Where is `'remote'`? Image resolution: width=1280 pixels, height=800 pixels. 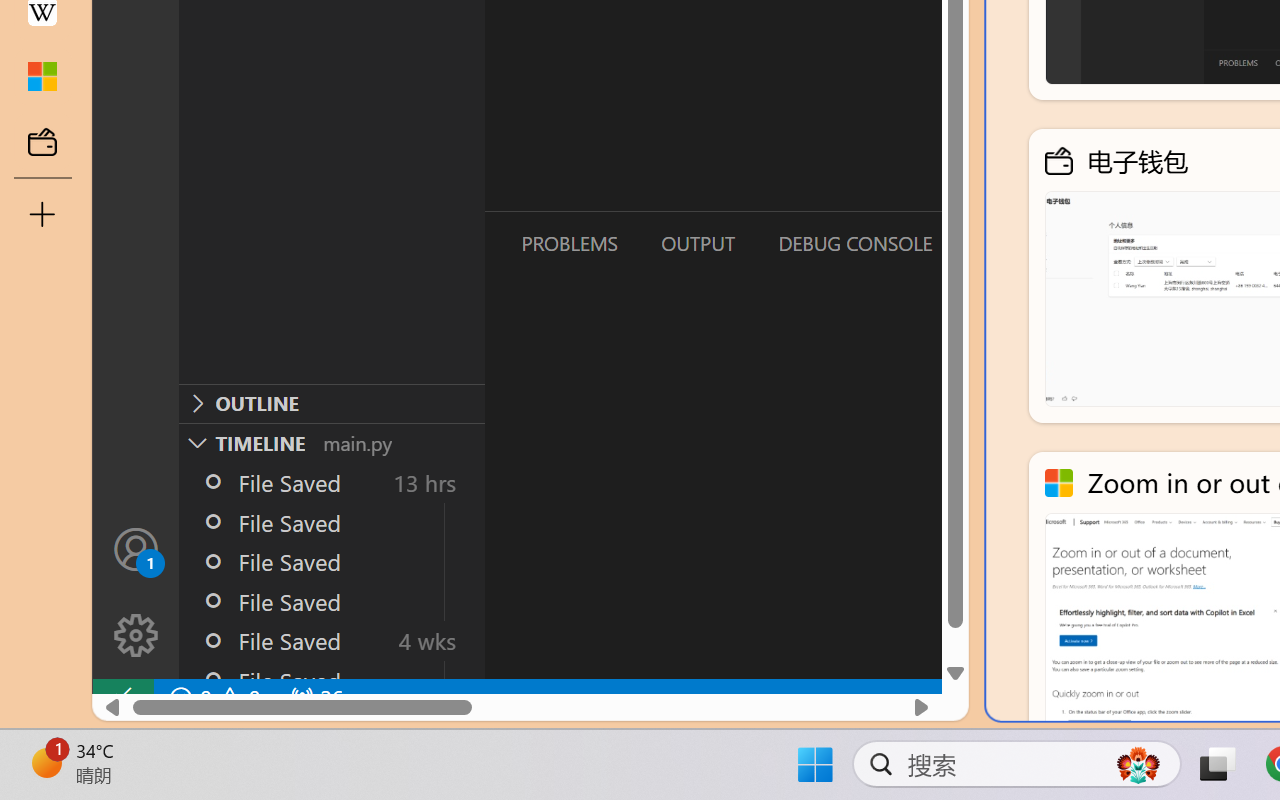 'remote' is located at coordinates (121, 698).